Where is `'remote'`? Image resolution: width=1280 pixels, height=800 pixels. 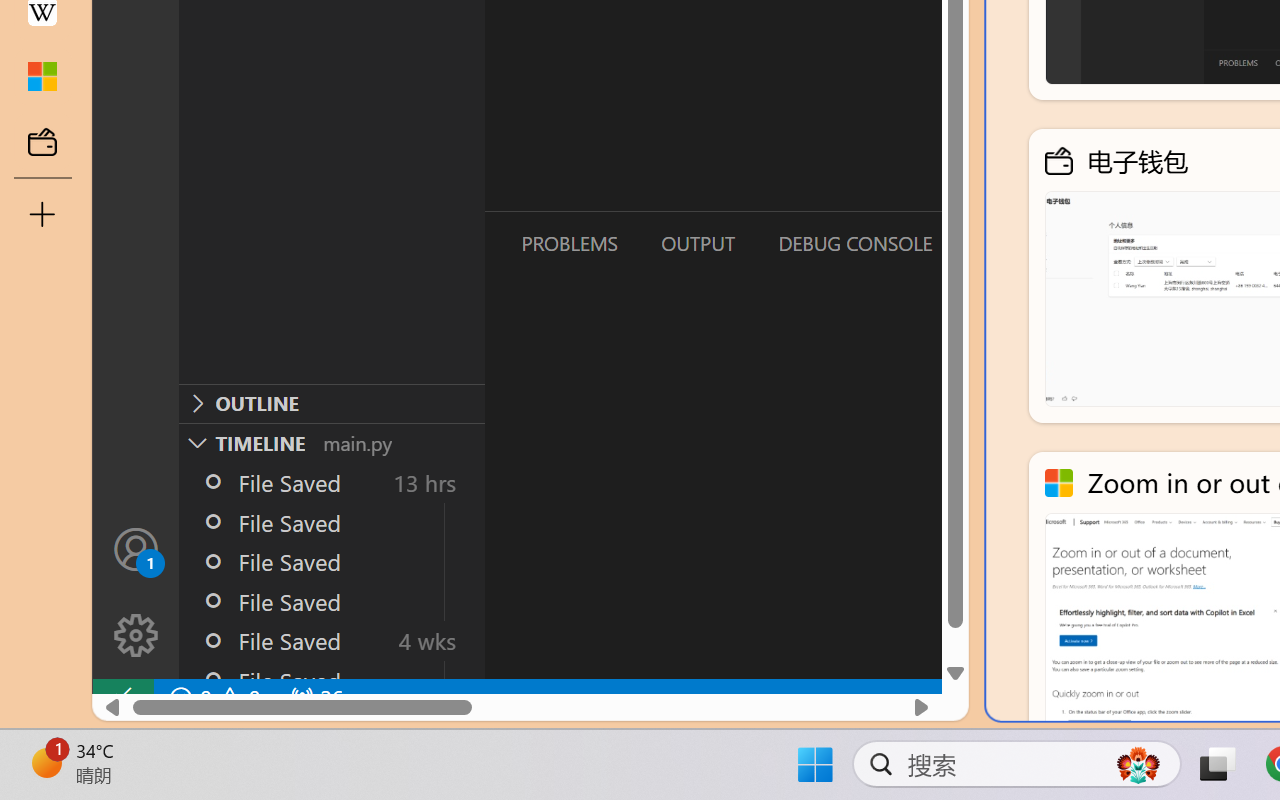 'remote' is located at coordinates (121, 698).